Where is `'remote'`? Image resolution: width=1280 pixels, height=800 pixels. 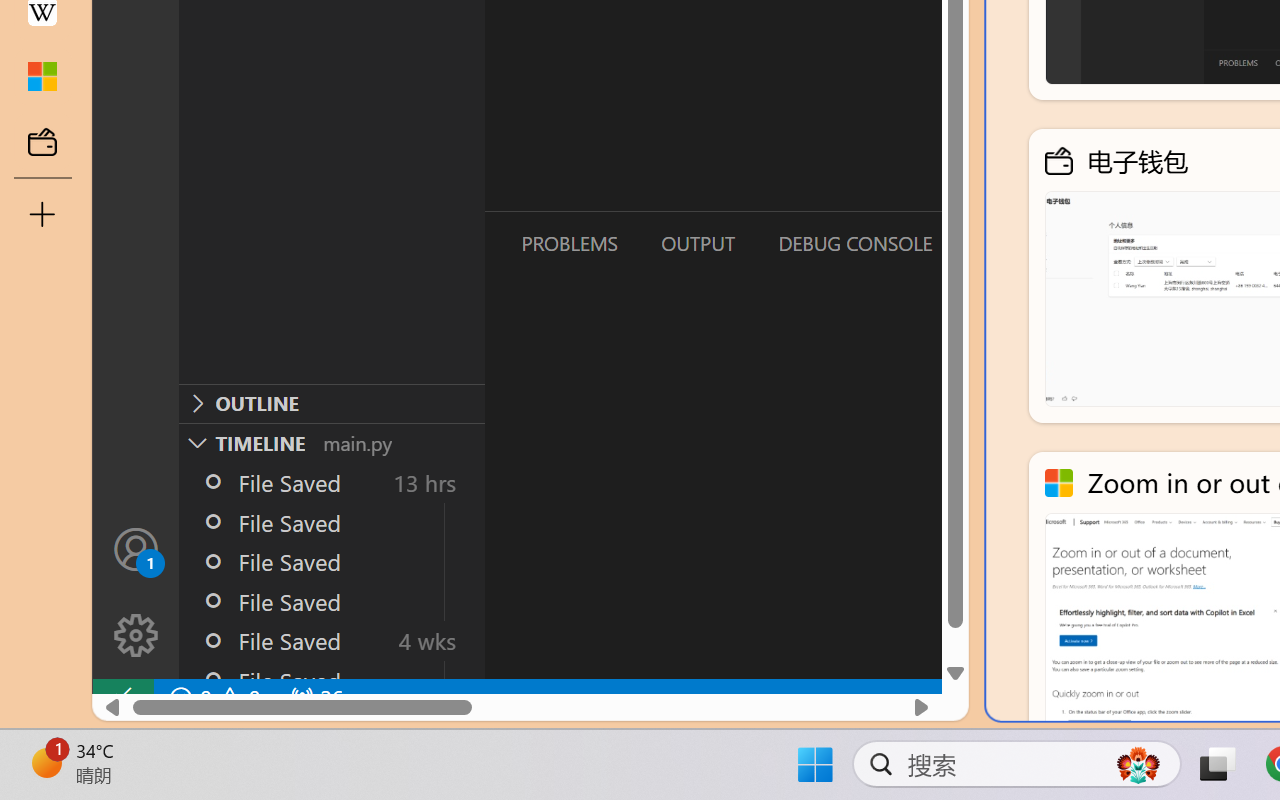 'remote' is located at coordinates (121, 698).